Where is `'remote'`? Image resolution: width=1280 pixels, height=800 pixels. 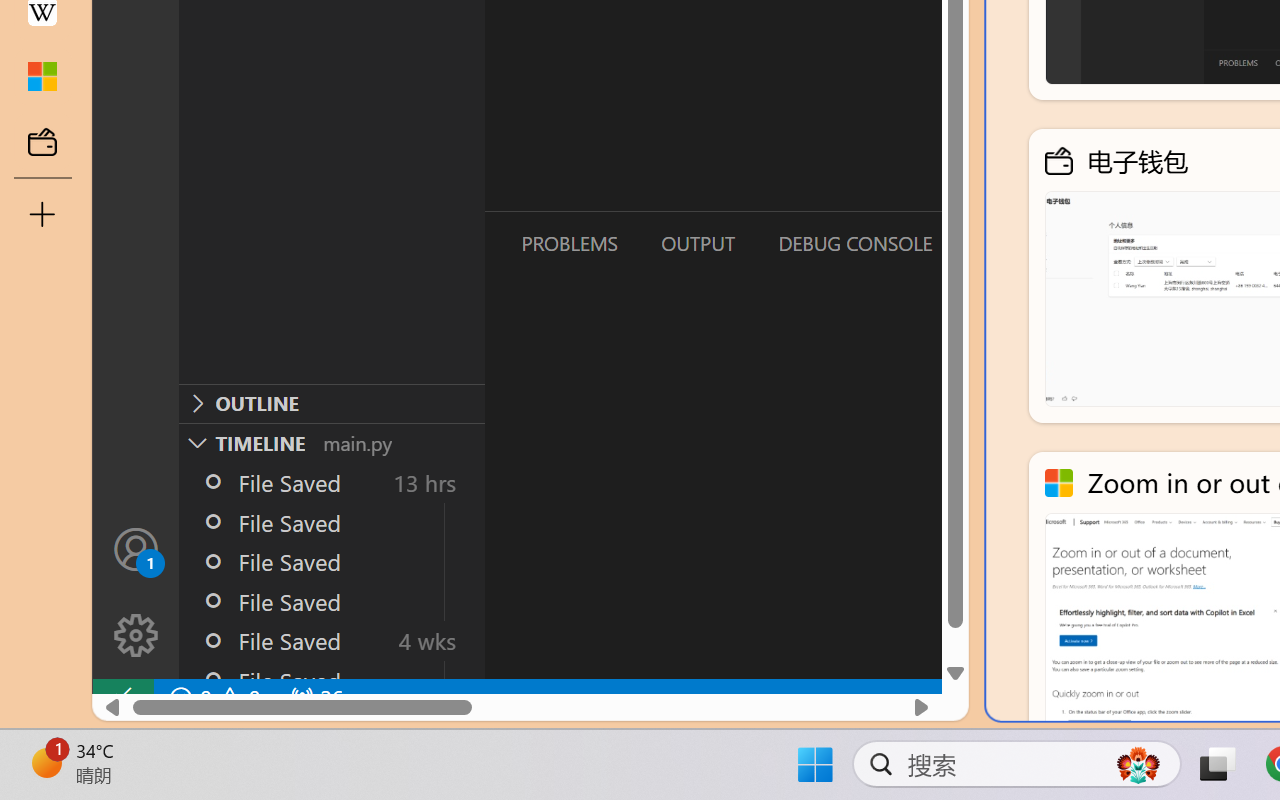 'remote' is located at coordinates (121, 698).